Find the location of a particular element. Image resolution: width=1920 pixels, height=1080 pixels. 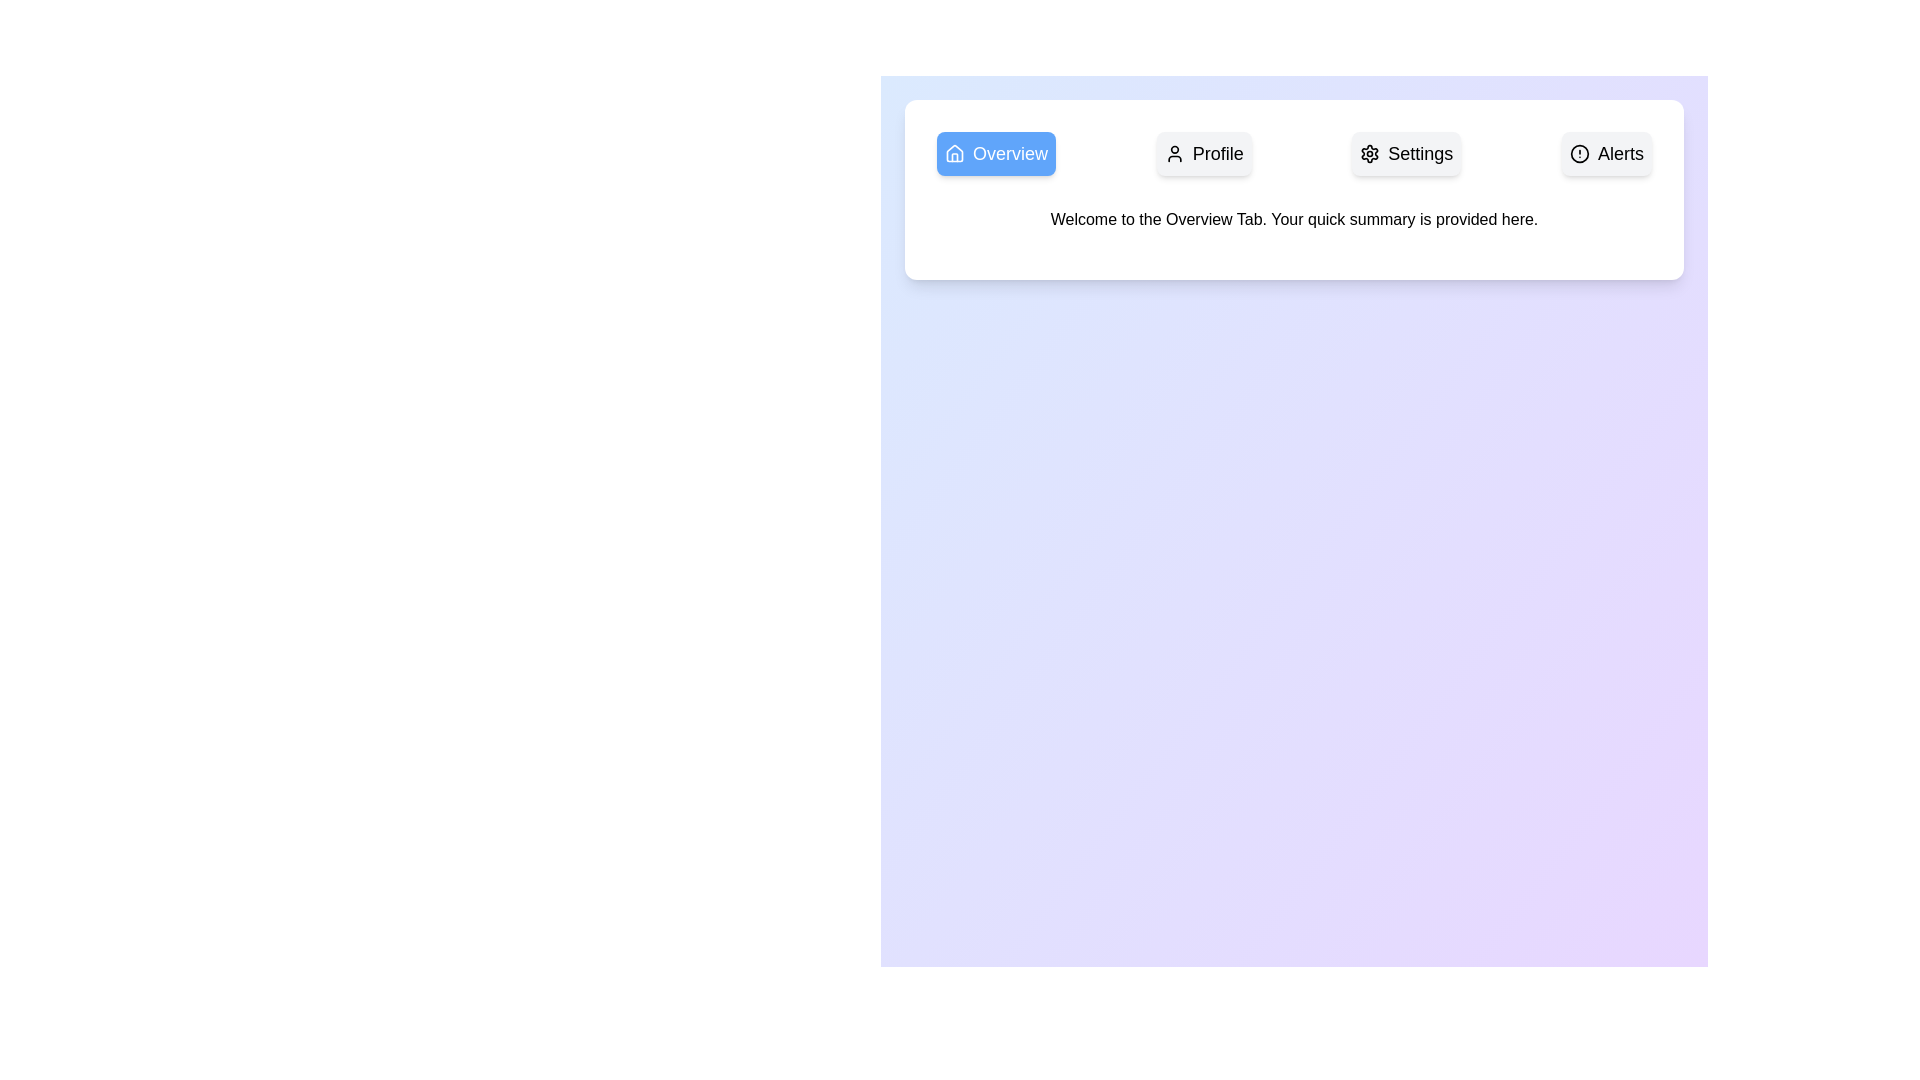

the 'Profile' button which contains the user-related functions icon located directly to the left of the word 'Profile' is located at coordinates (1174, 153).